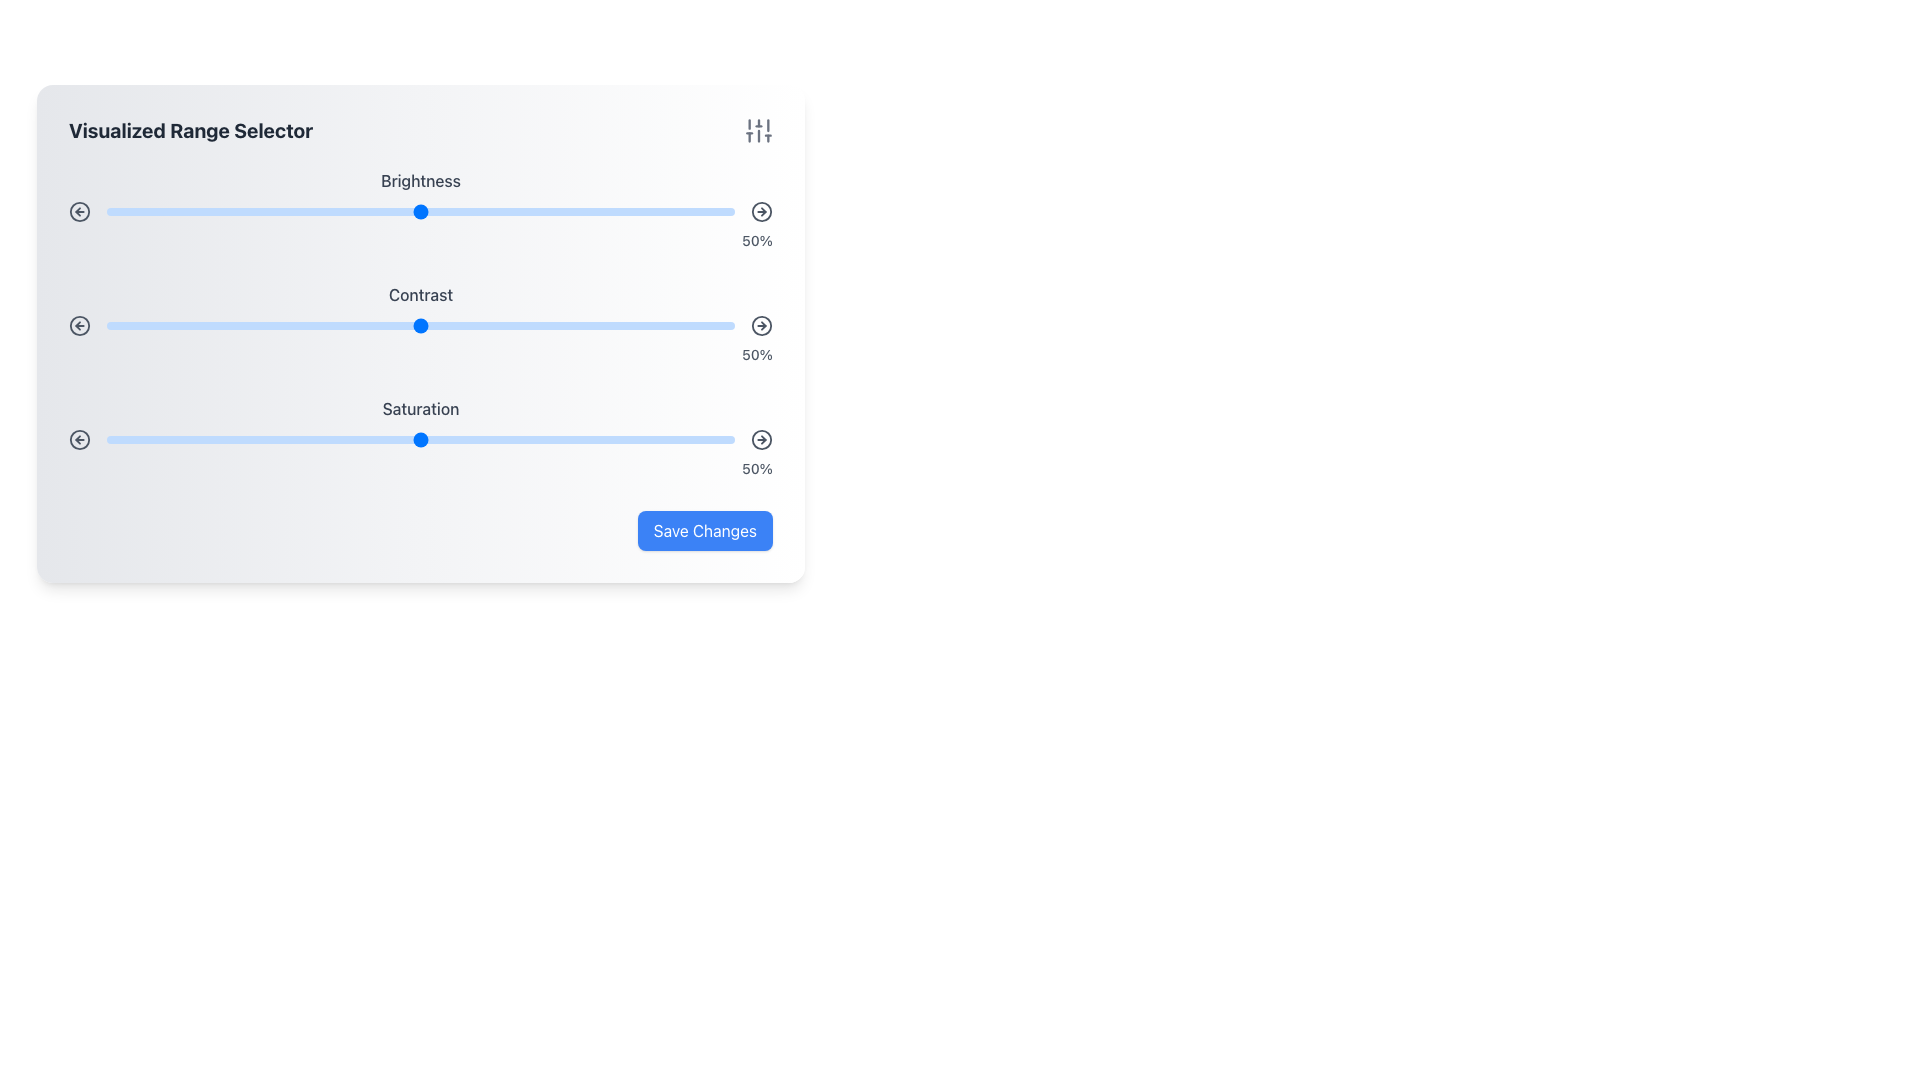 This screenshot has height=1080, width=1920. Describe the element at coordinates (213, 212) in the screenshot. I see `the brightness` at that location.